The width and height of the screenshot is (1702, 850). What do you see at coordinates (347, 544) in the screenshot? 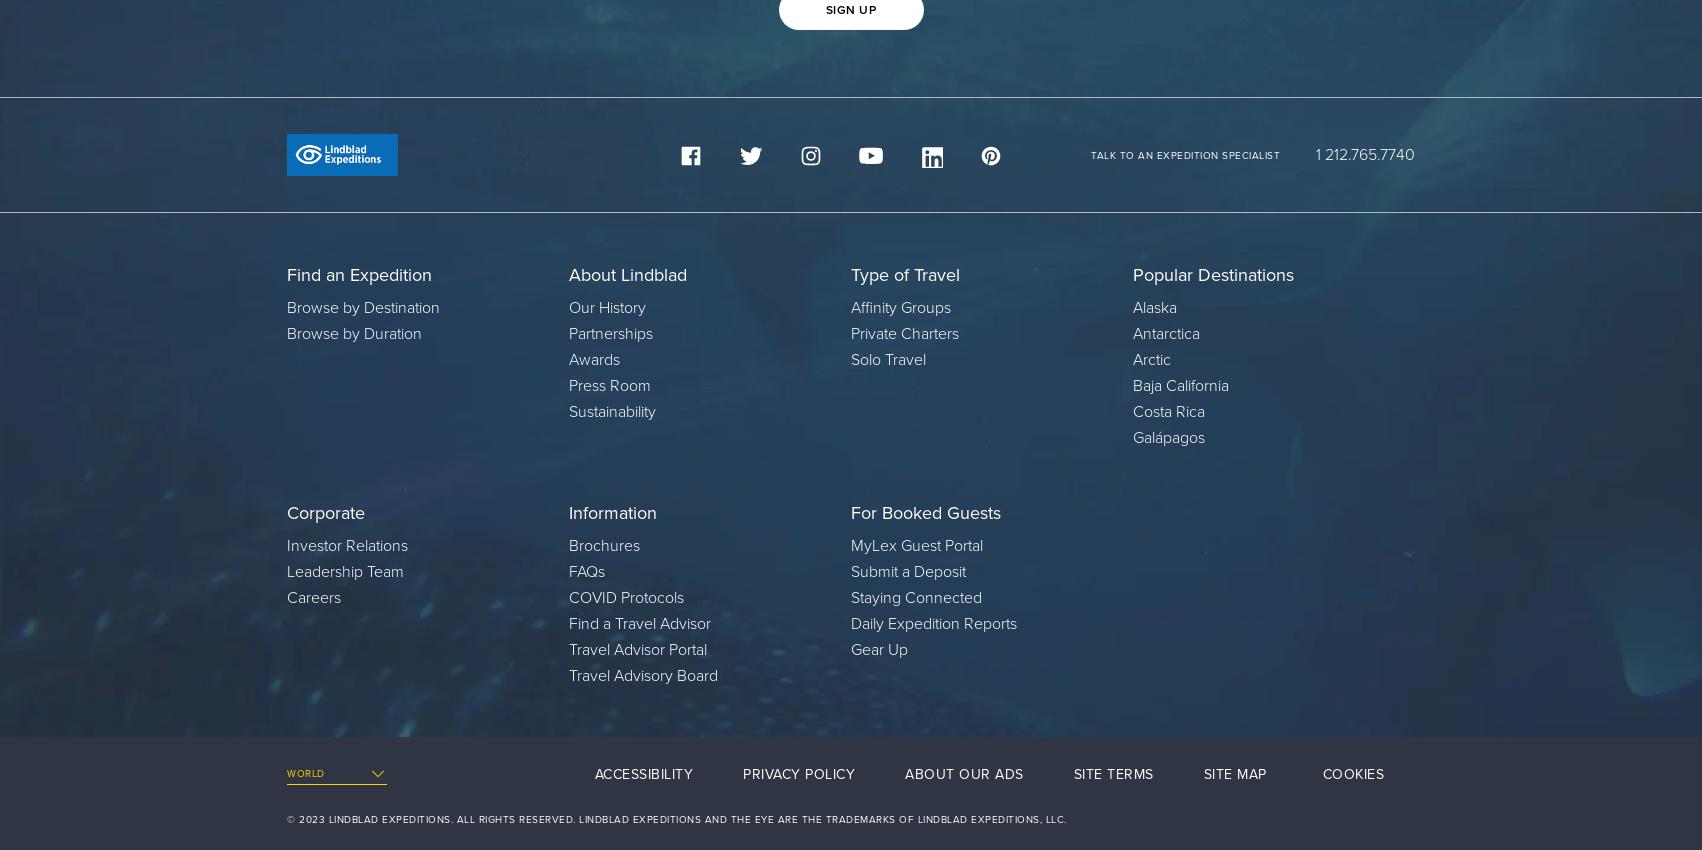
I see `'Investor Relations'` at bounding box center [347, 544].